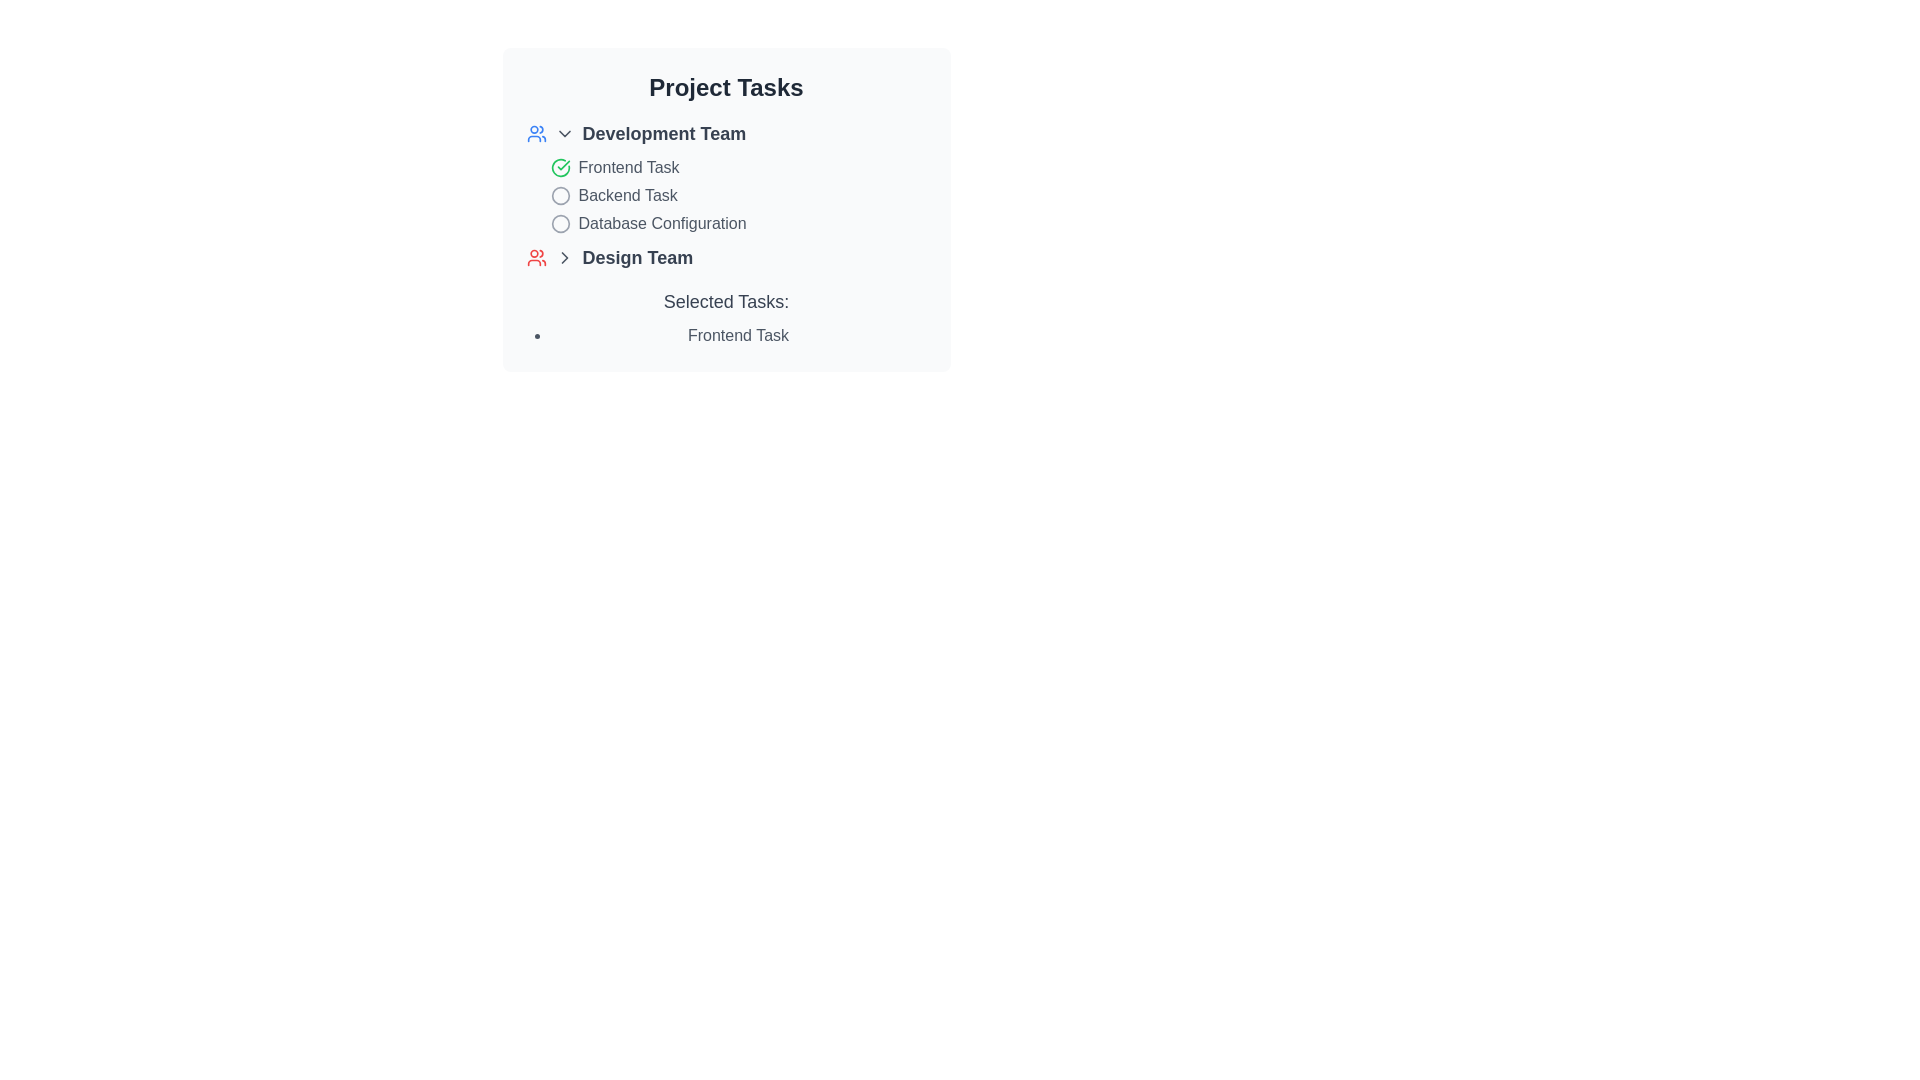  I want to click on the 'Backend Task' text label in the 'Development Team' list, so click(627, 196).